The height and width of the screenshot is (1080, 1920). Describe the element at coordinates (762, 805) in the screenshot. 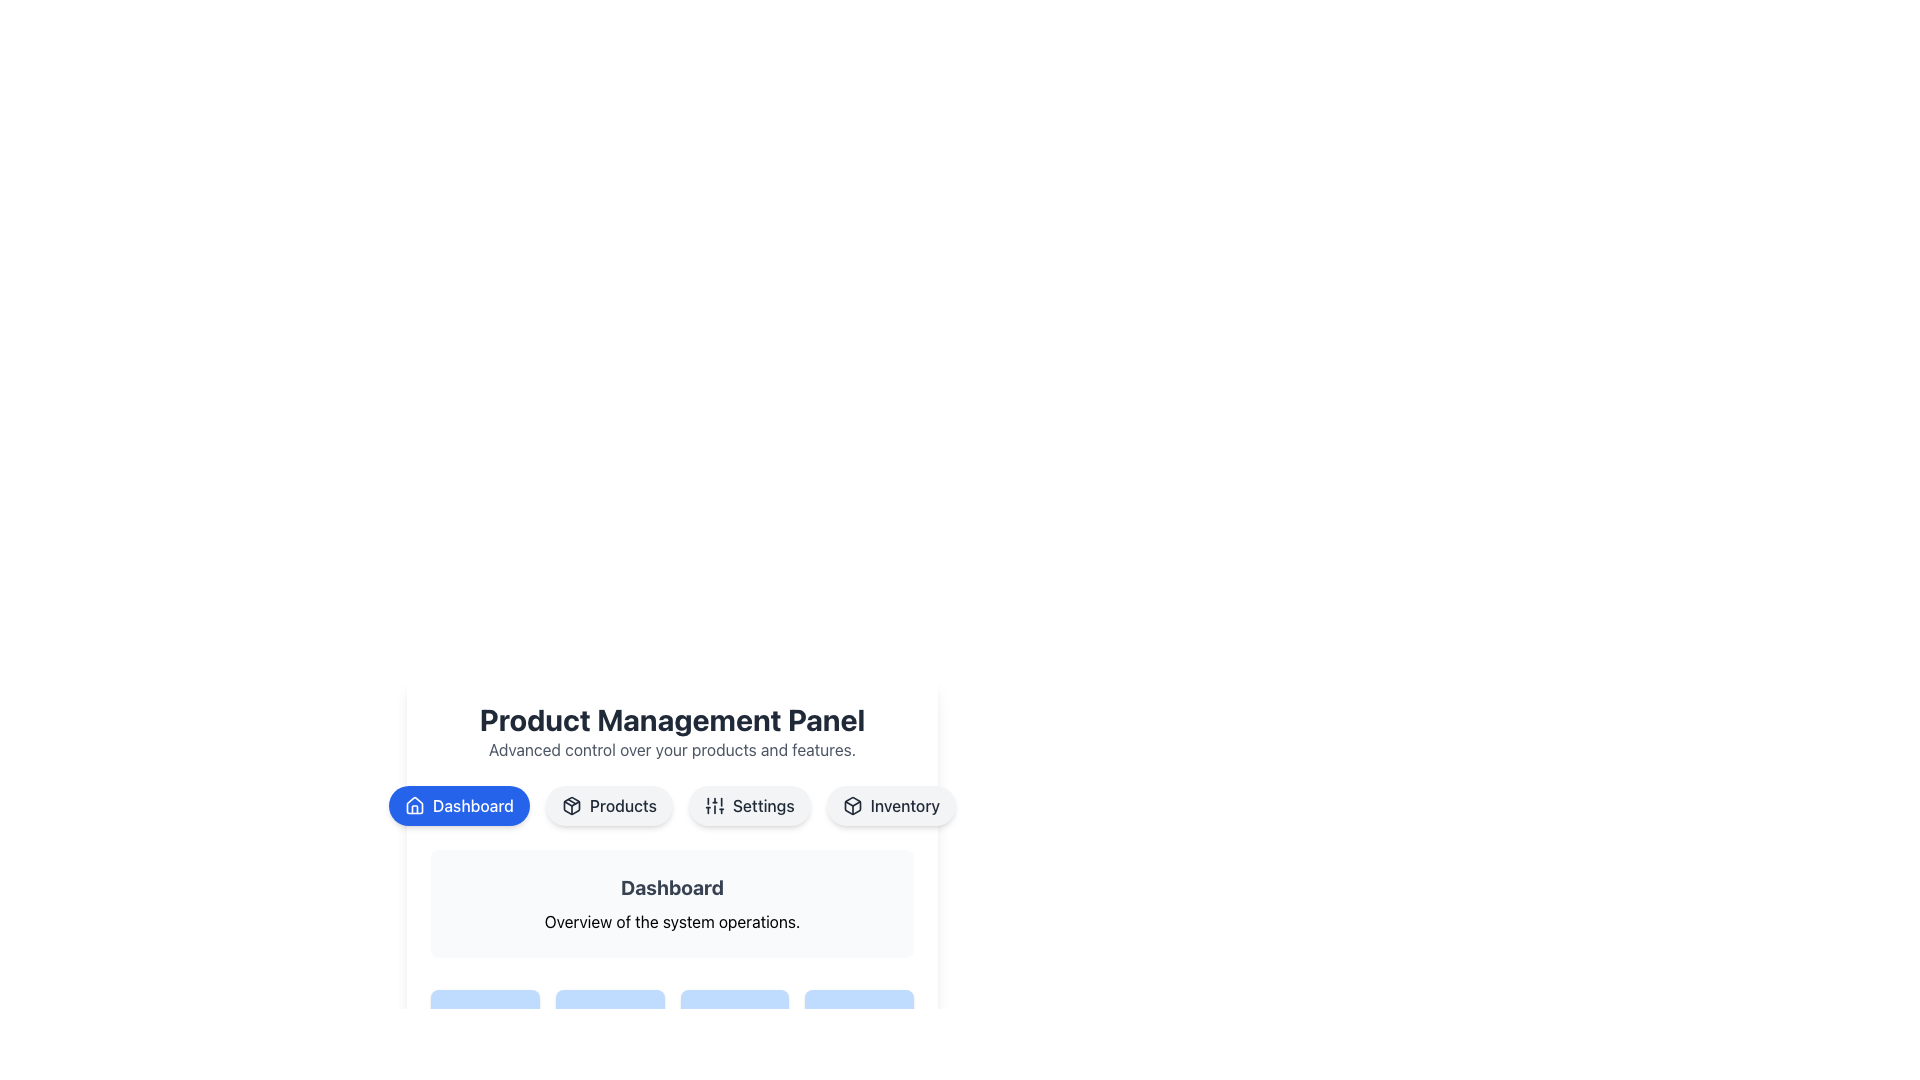

I see `text of the 'Settings' label located in the top-center menu, which is the third item from the left` at that location.